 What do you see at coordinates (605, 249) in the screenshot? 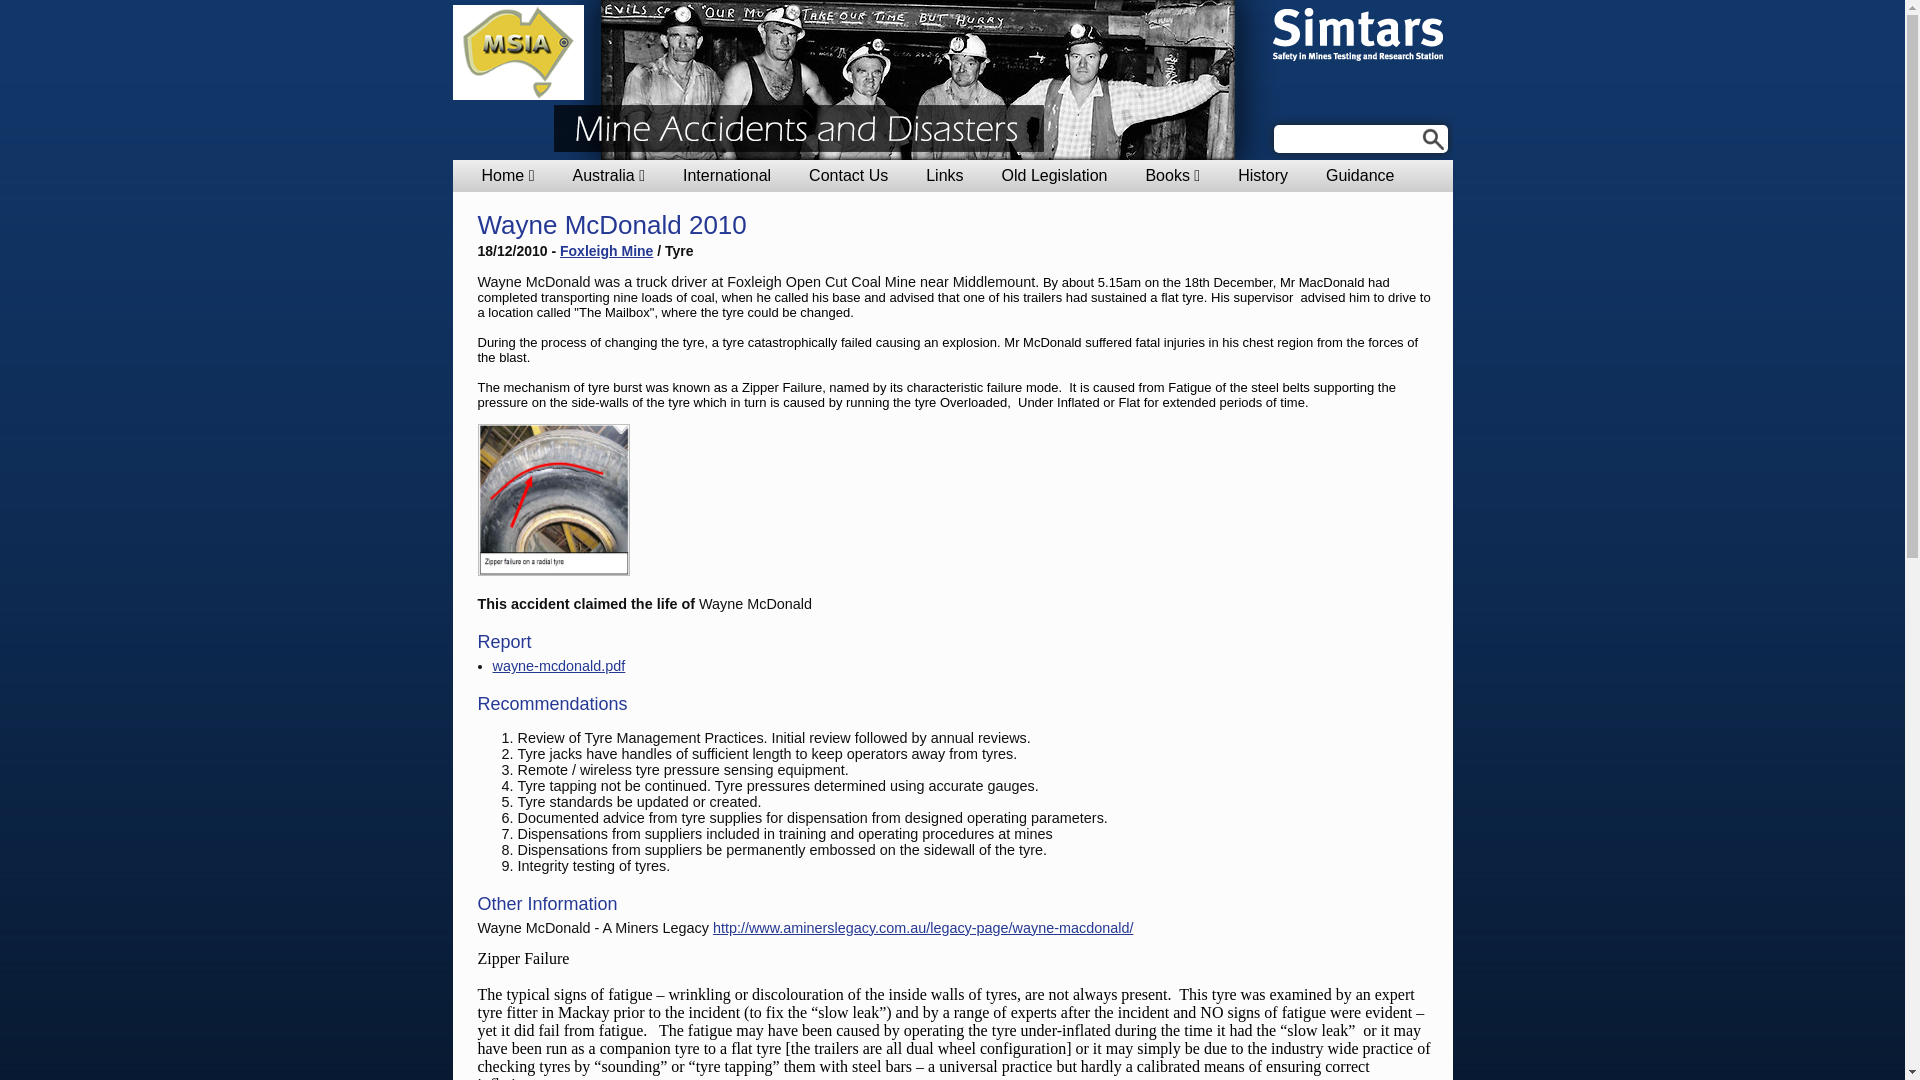
I see `'Foxleigh Mine'` at bounding box center [605, 249].